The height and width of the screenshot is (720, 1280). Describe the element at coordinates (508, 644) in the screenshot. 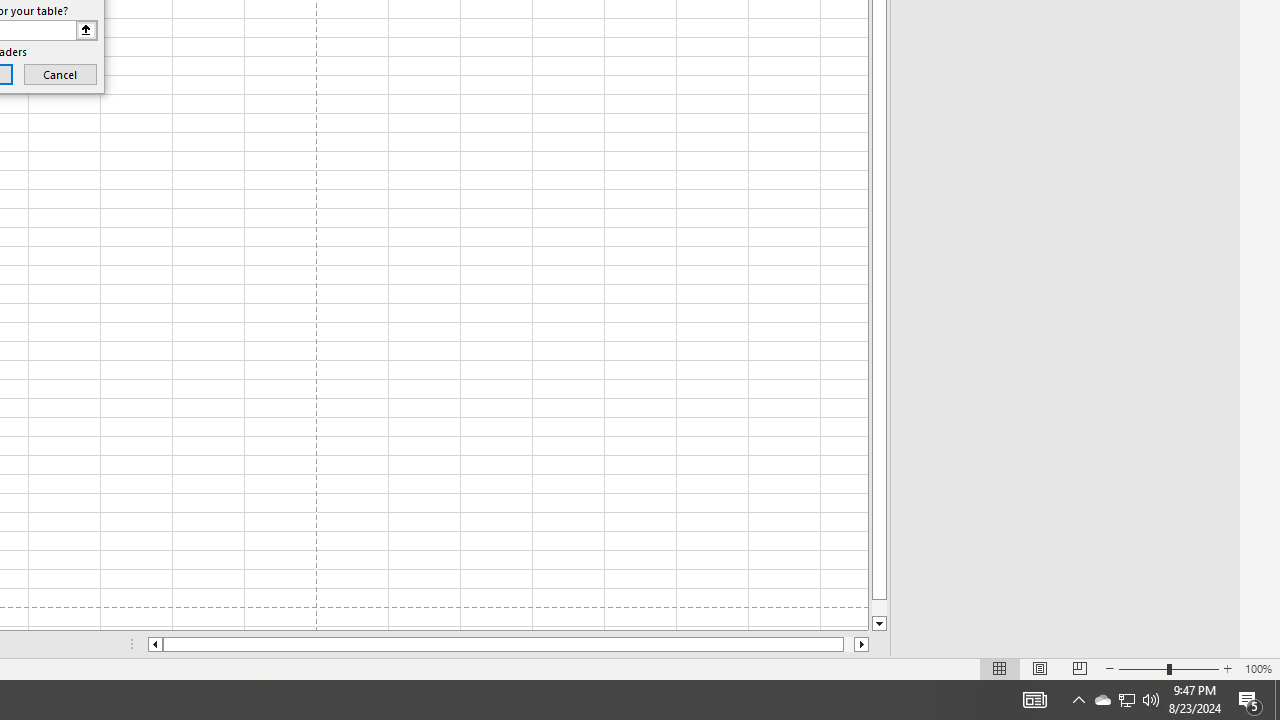

I see `'Class: NetUIScrollBar'` at that location.